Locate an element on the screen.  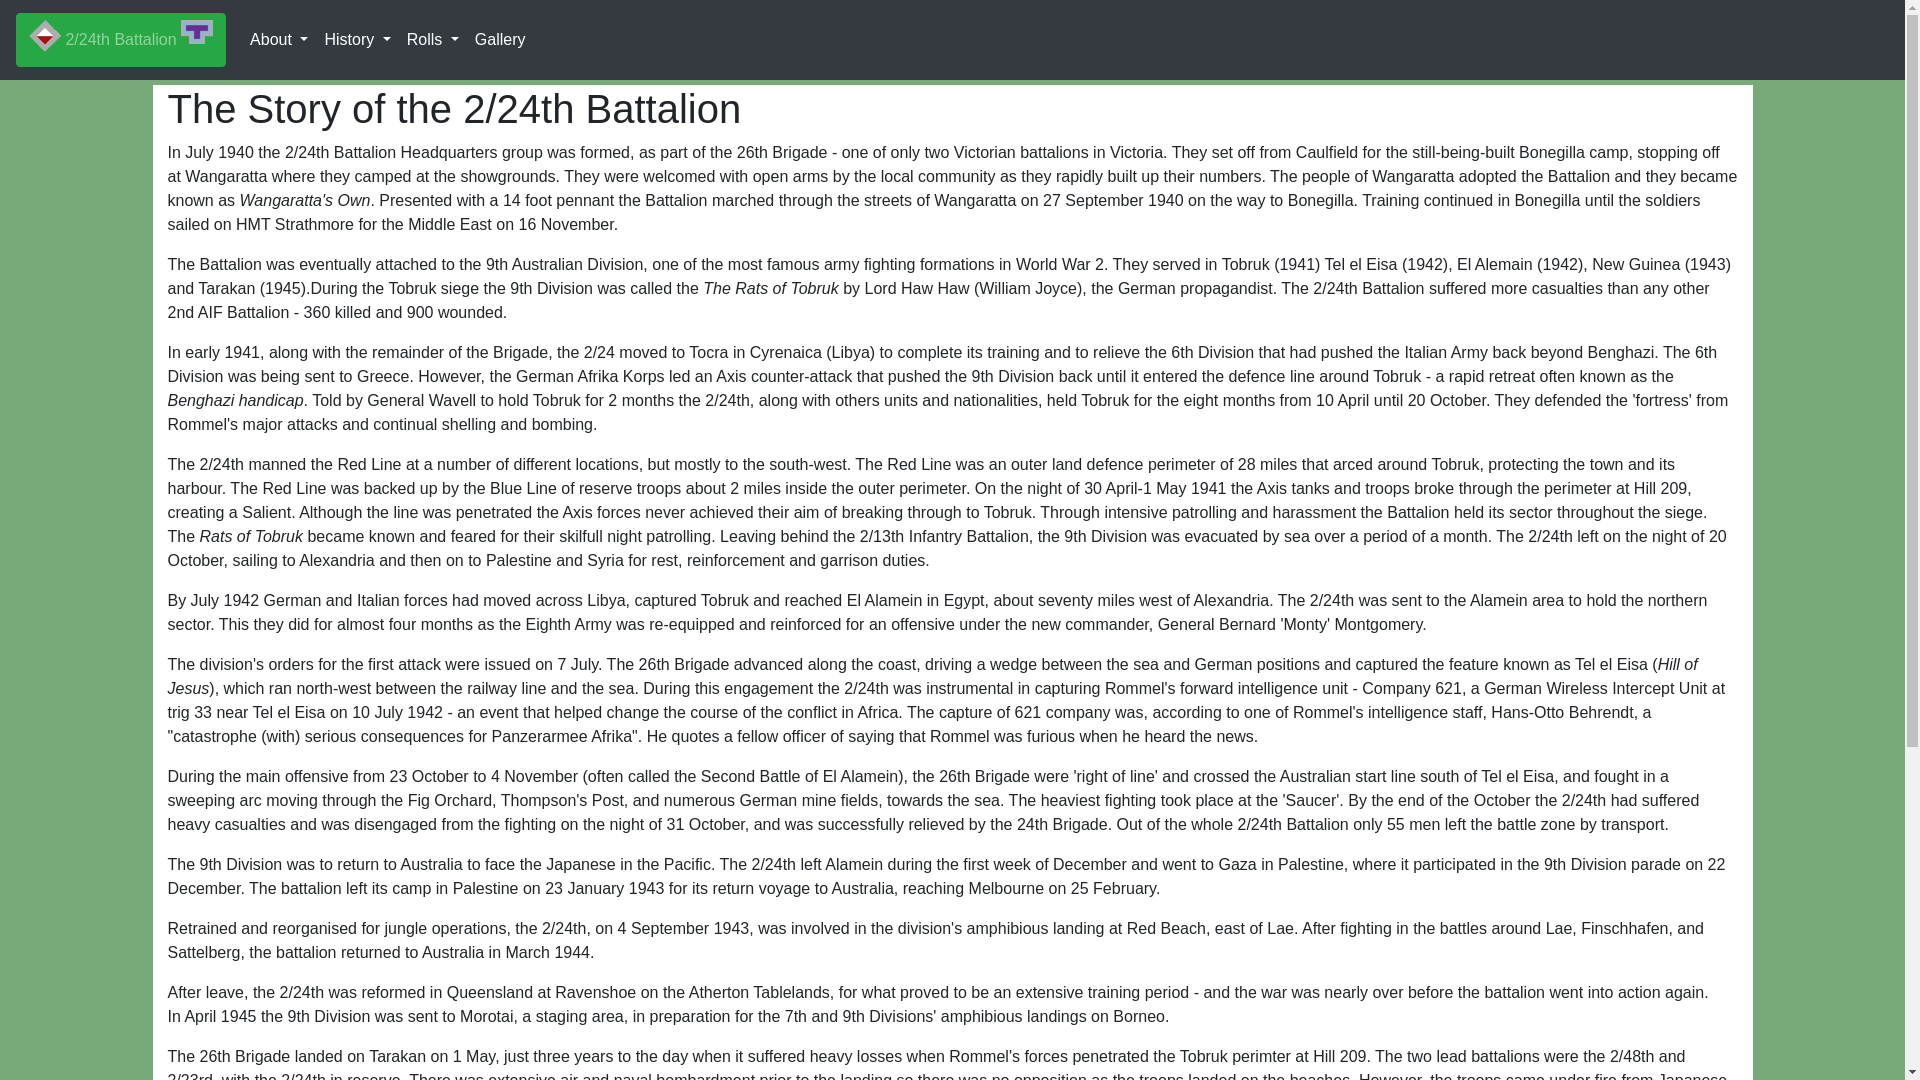
'Gallery' is located at coordinates (500, 39).